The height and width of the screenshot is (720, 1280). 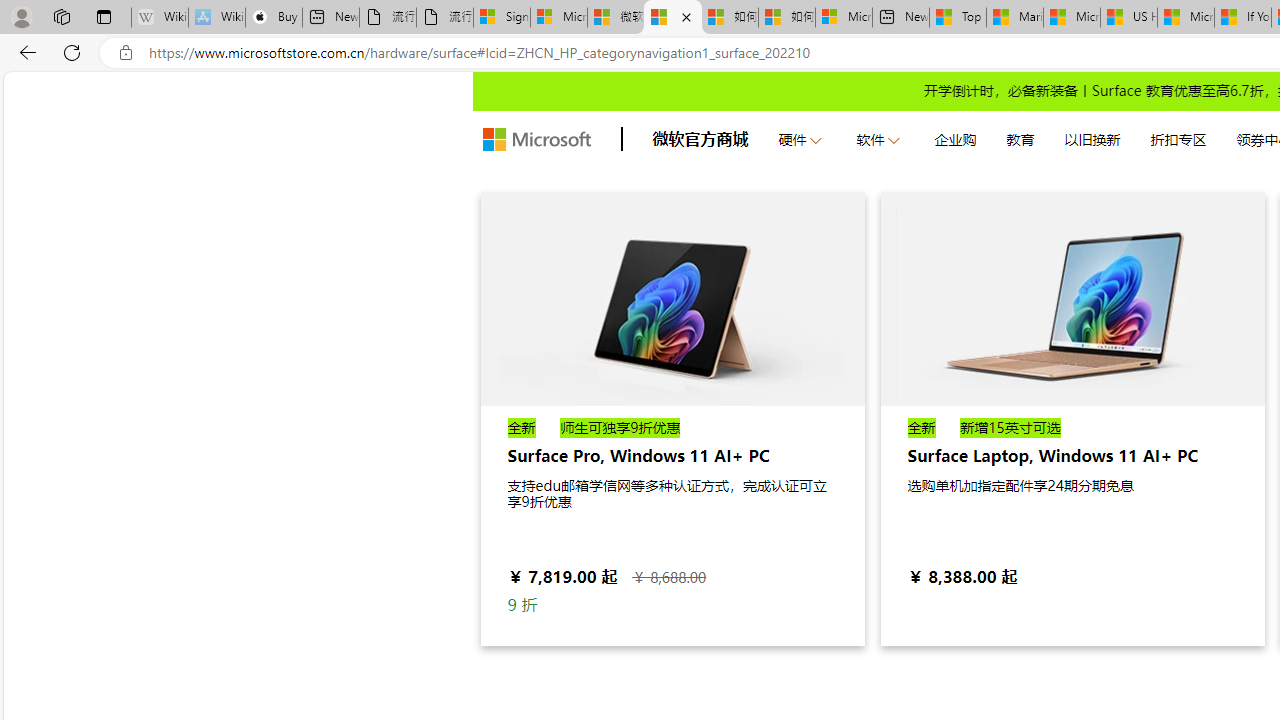 I want to click on 'View site information', so click(x=125, y=52).